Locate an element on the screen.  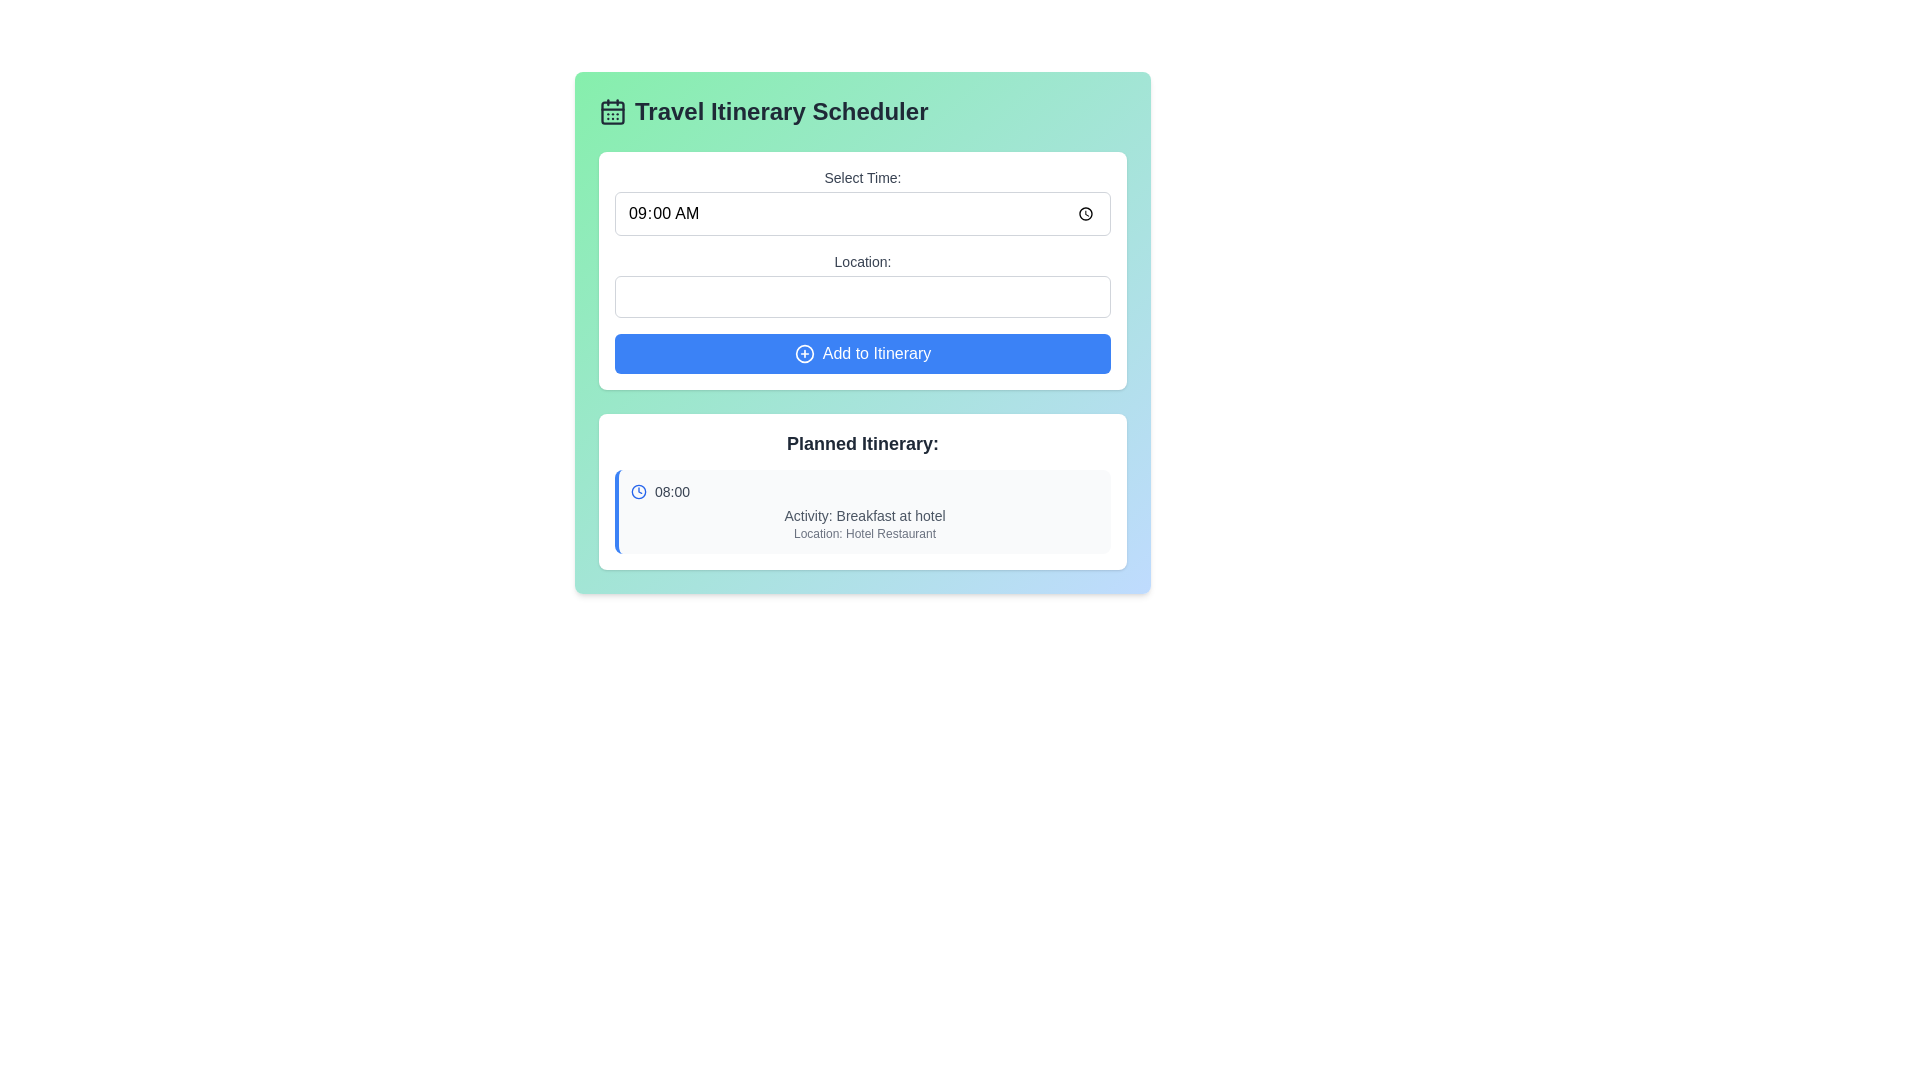
the calendar icon located at the top-left of the interface, adjacent to the 'Travel Itinerary Scheduler' title header is located at coordinates (612, 111).